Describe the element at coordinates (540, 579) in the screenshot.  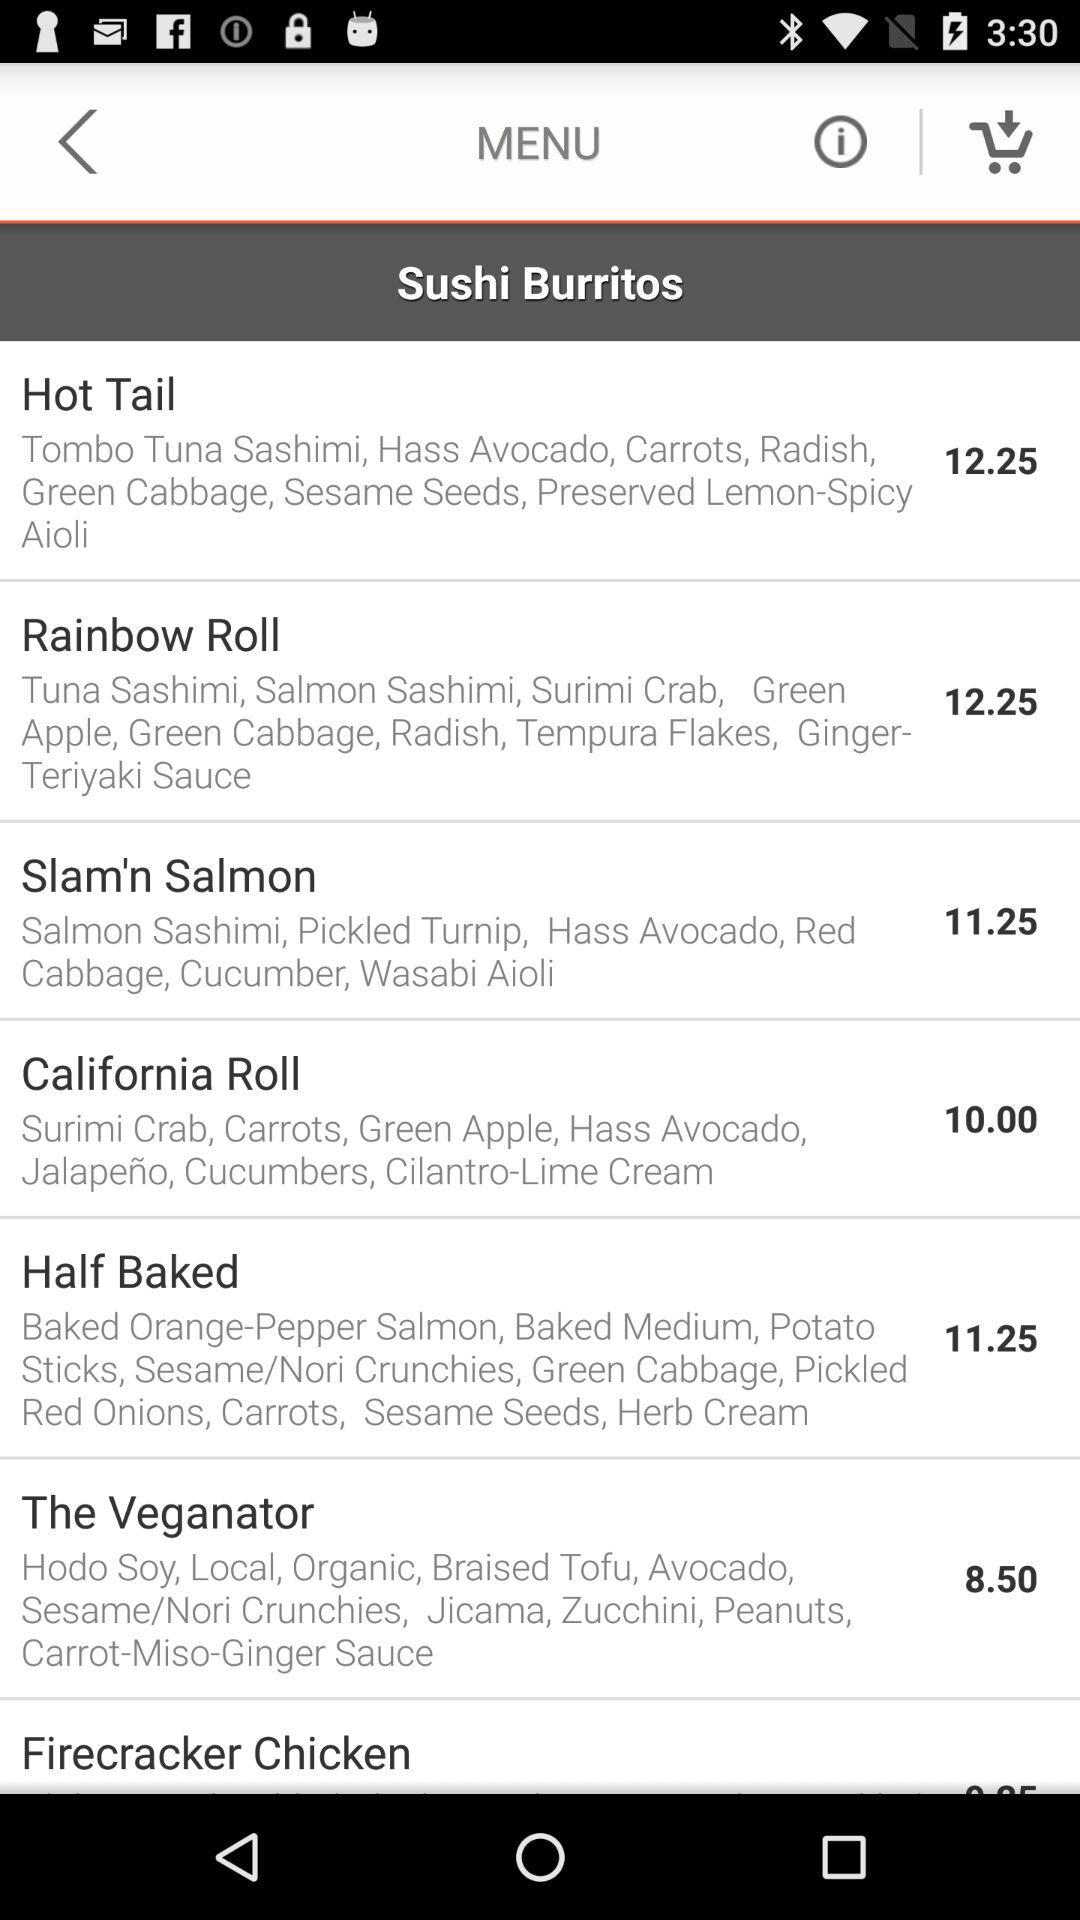
I see `app above the rainbow roll app` at that location.